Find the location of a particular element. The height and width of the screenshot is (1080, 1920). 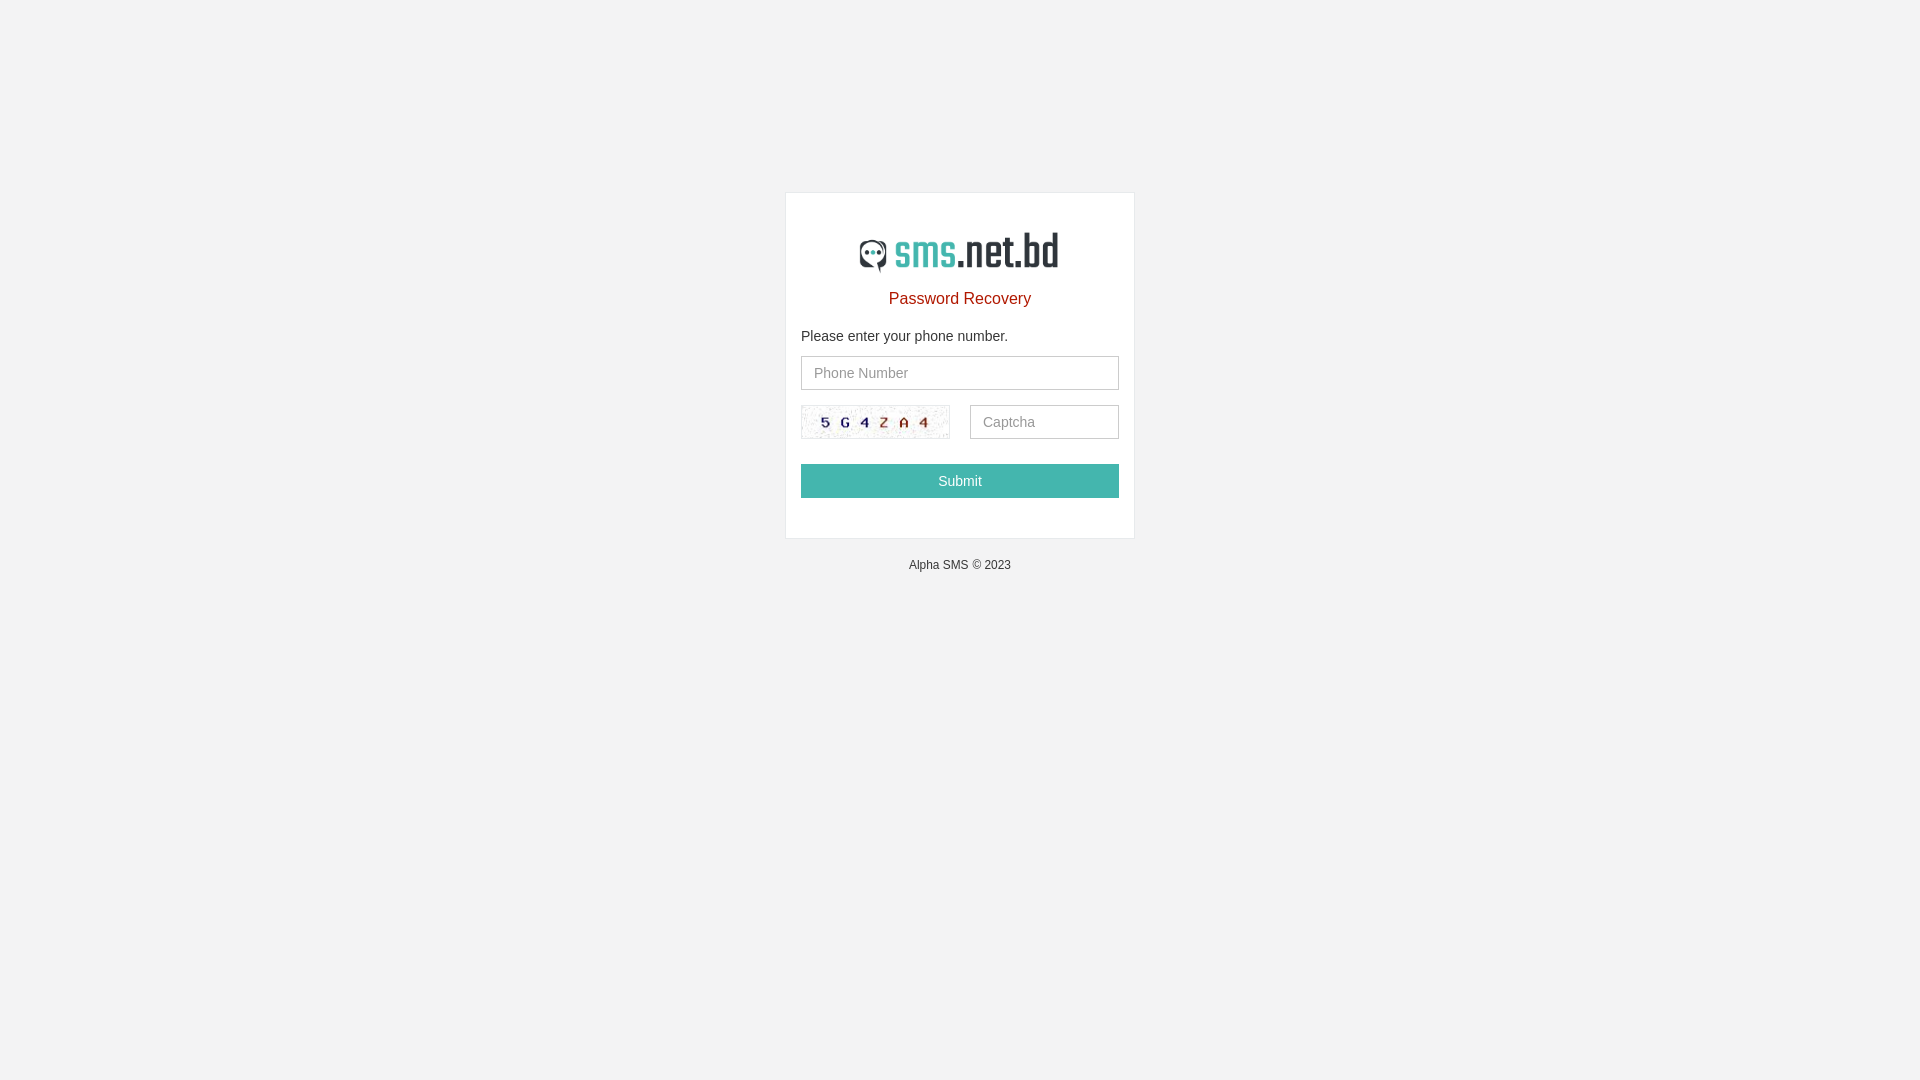

'Submit' is located at coordinates (960, 481).